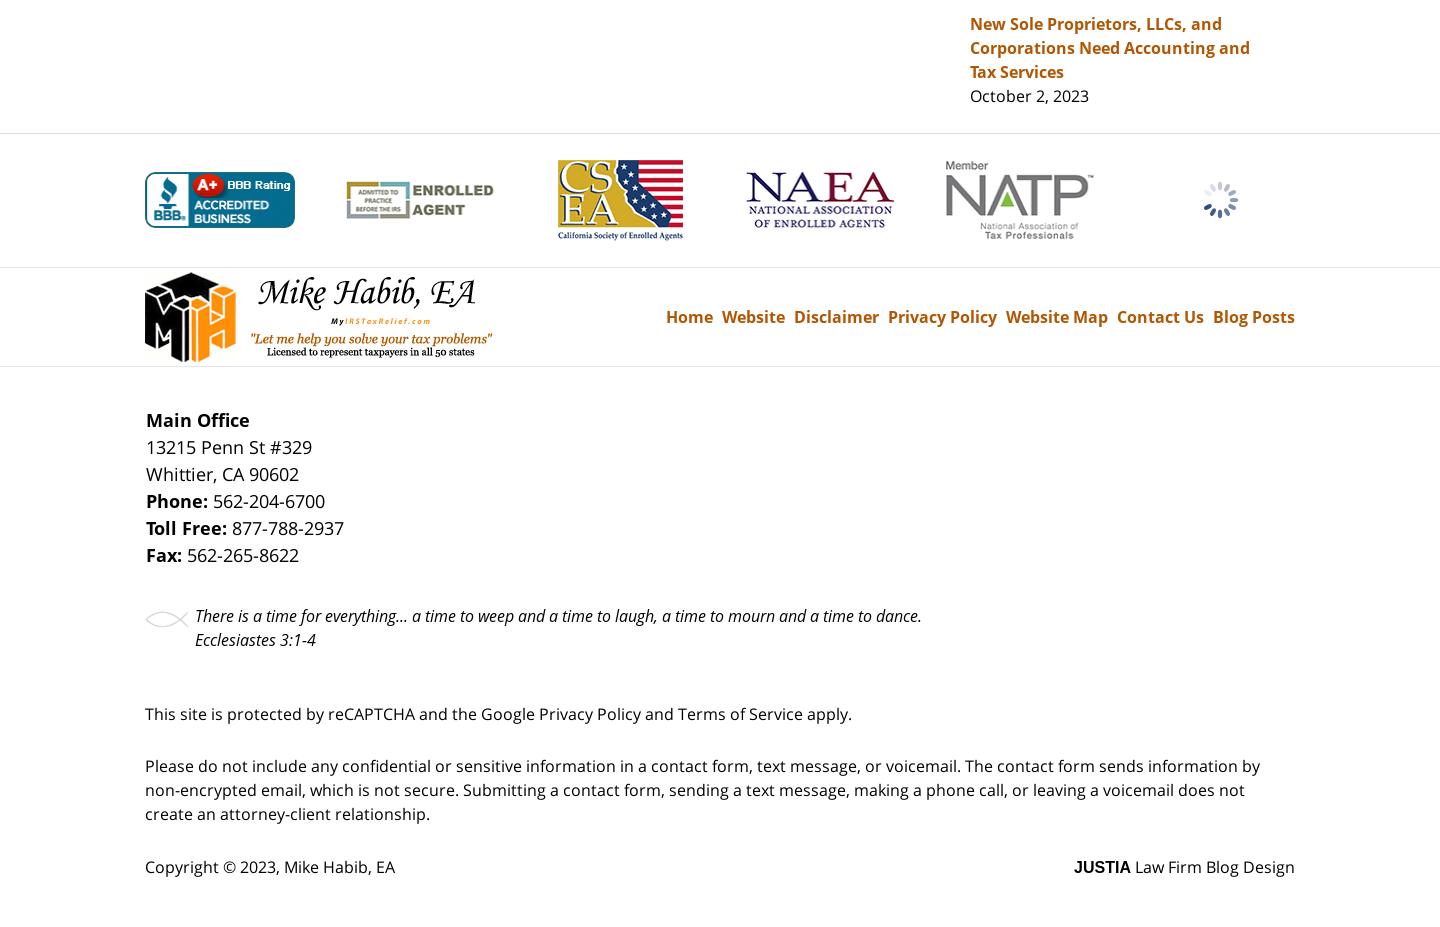  What do you see at coordinates (677, 711) in the screenshot?
I see `'Terms of Service'` at bounding box center [677, 711].